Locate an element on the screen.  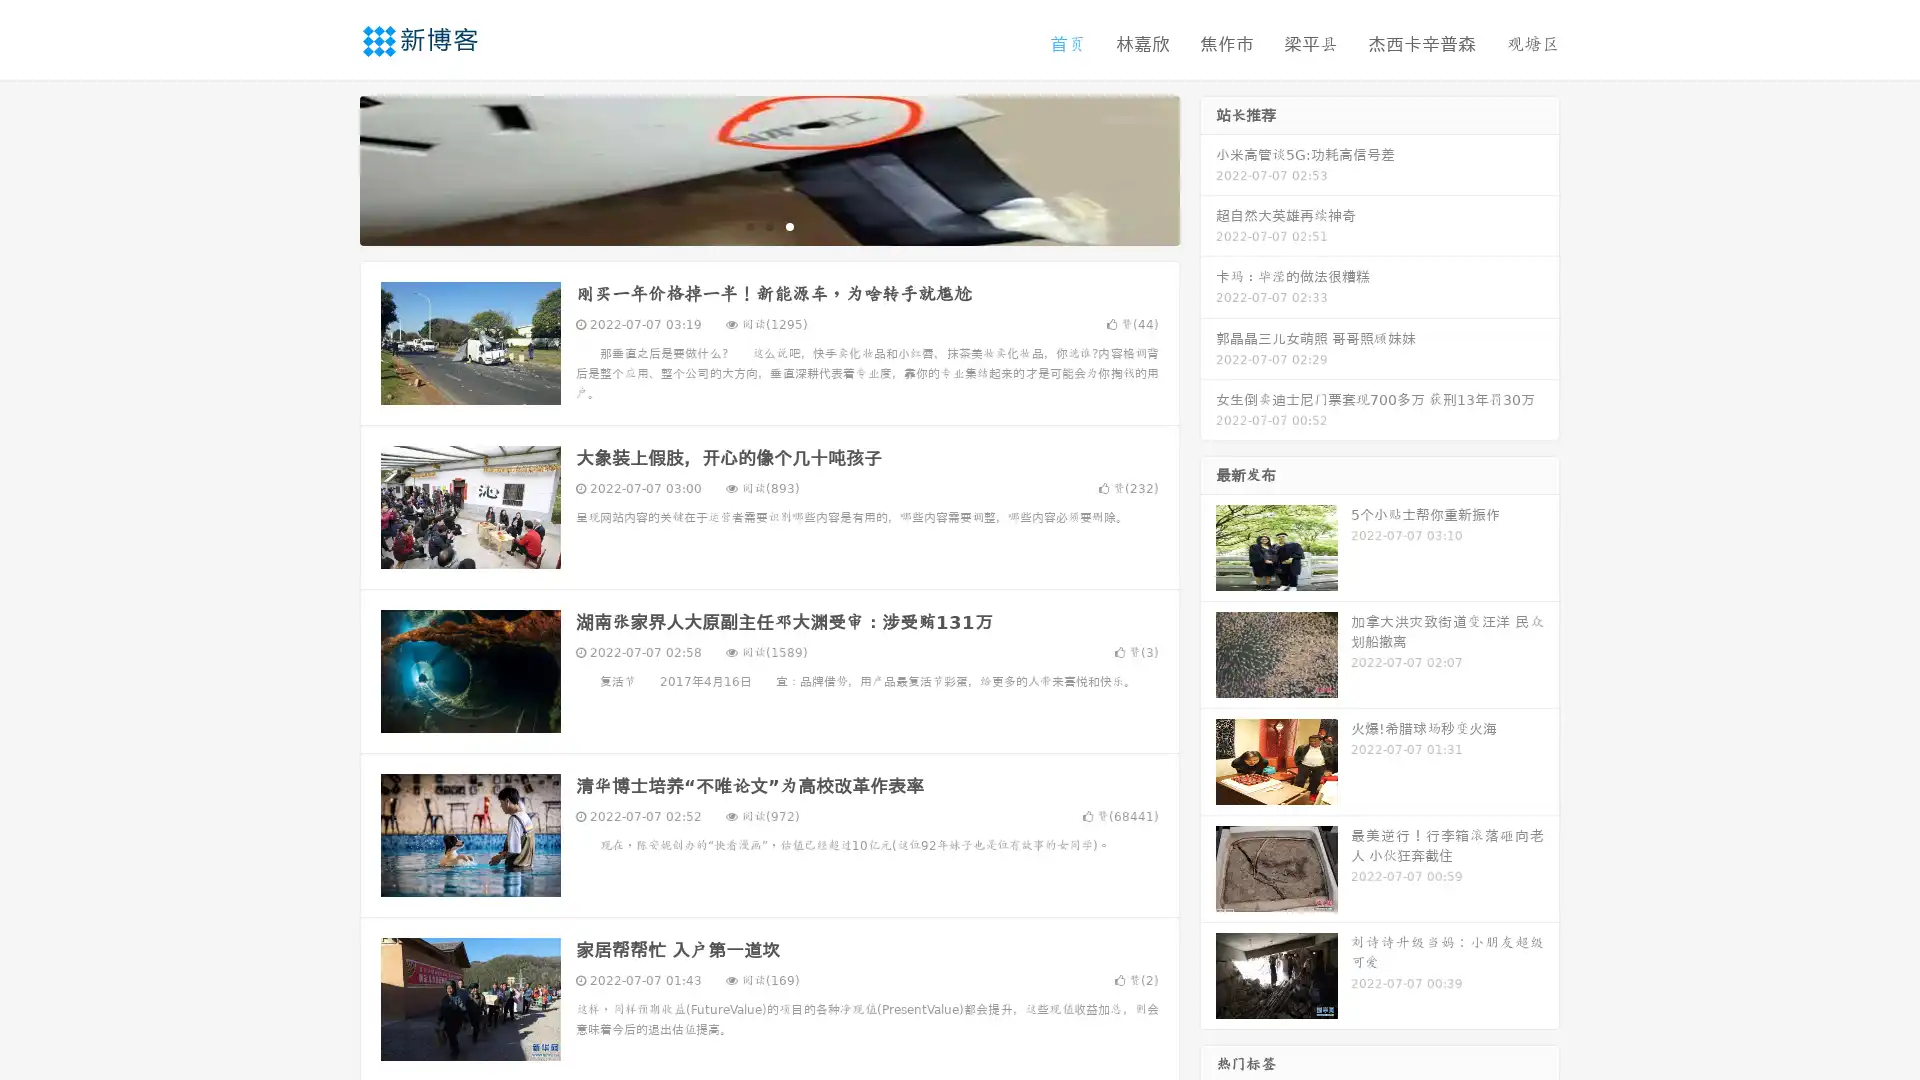
Go to slide 2 is located at coordinates (768, 225).